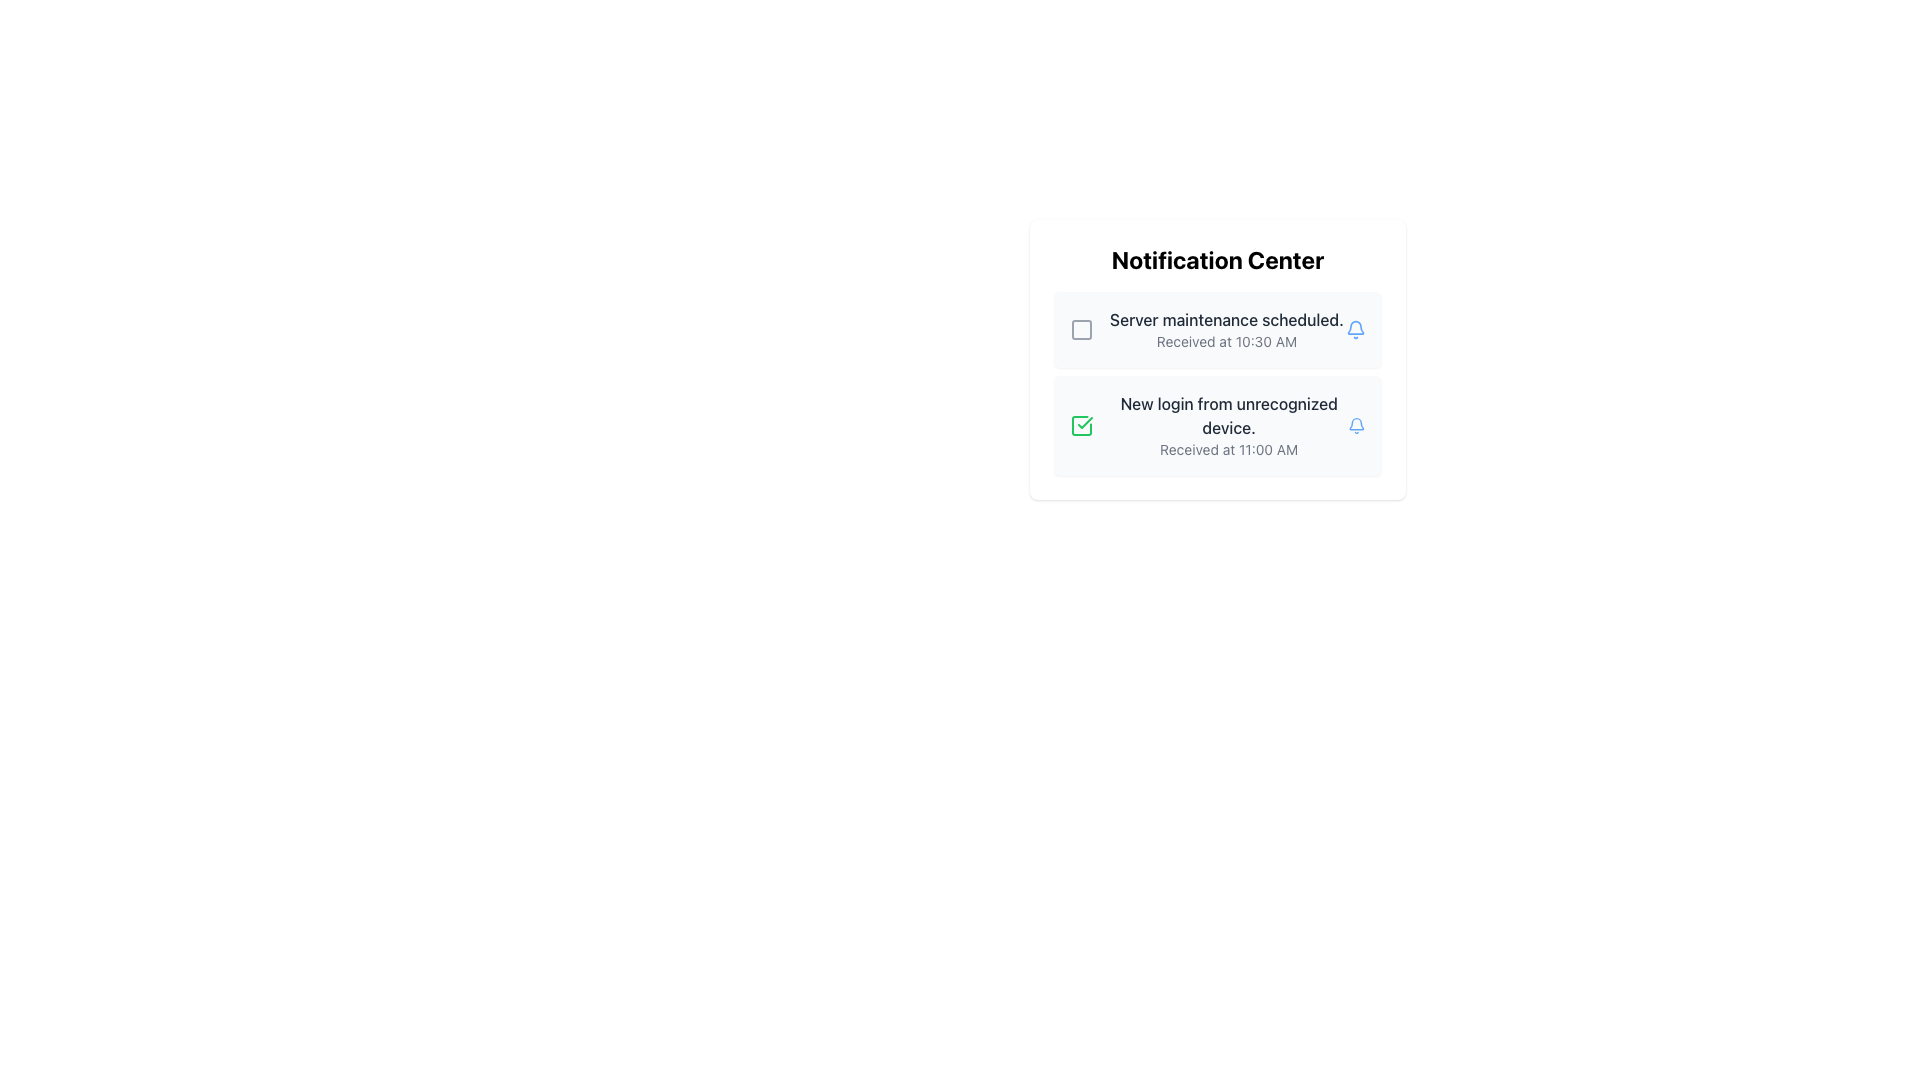 The height and width of the screenshot is (1080, 1920). Describe the element at coordinates (1225, 319) in the screenshot. I see `the text element displaying 'Server maintenance scheduled.' in the Notification Center, which is the first line of text in the first notification entry` at that location.